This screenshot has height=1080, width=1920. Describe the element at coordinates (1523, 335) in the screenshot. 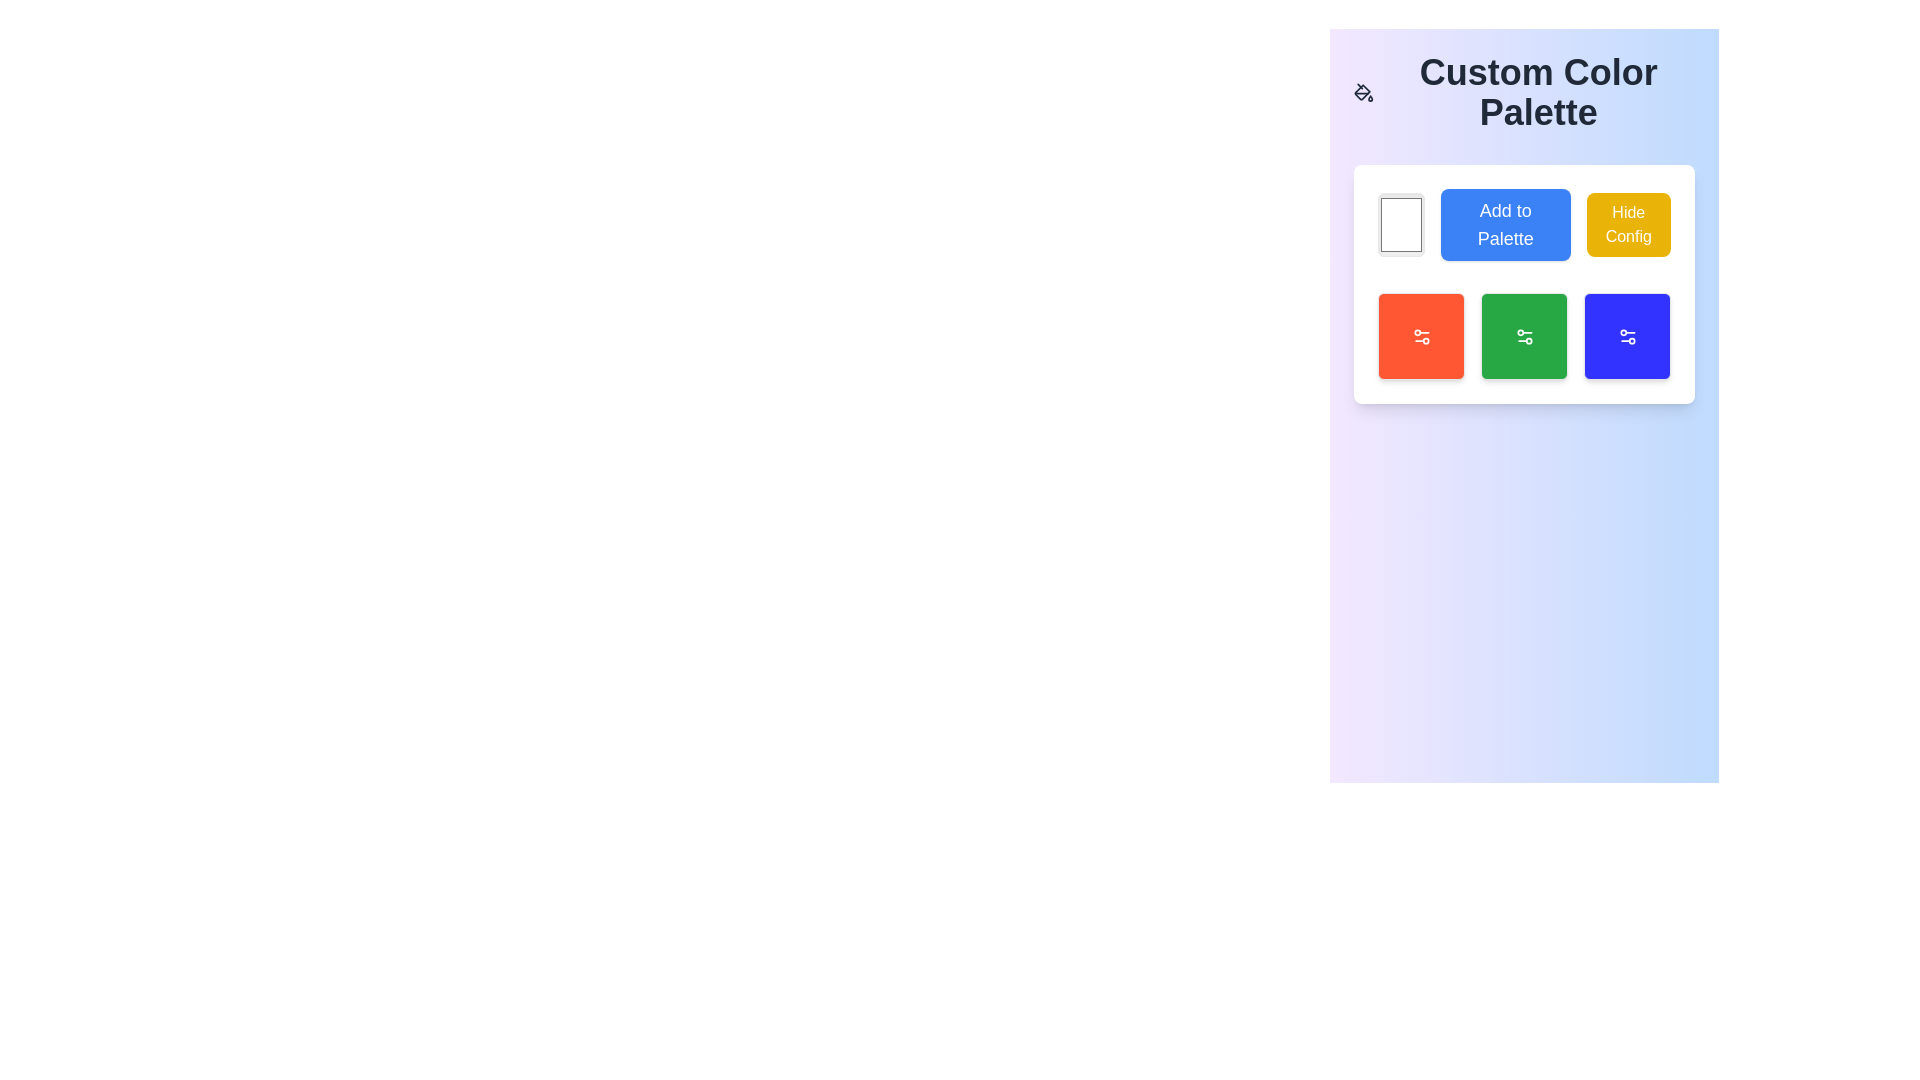

I see `the small green square icon with a settings-like design` at that location.